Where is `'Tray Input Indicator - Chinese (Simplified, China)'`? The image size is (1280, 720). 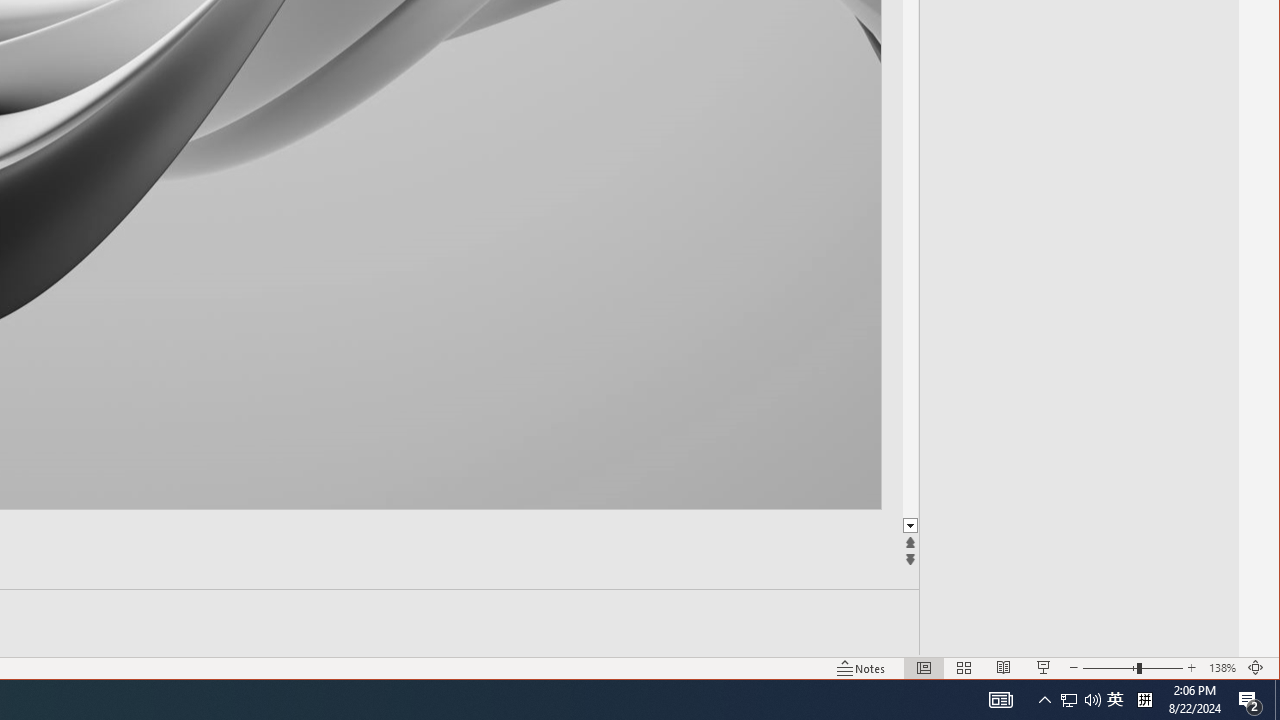 'Tray Input Indicator - Chinese (Simplified, China)' is located at coordinates (1114, 698).